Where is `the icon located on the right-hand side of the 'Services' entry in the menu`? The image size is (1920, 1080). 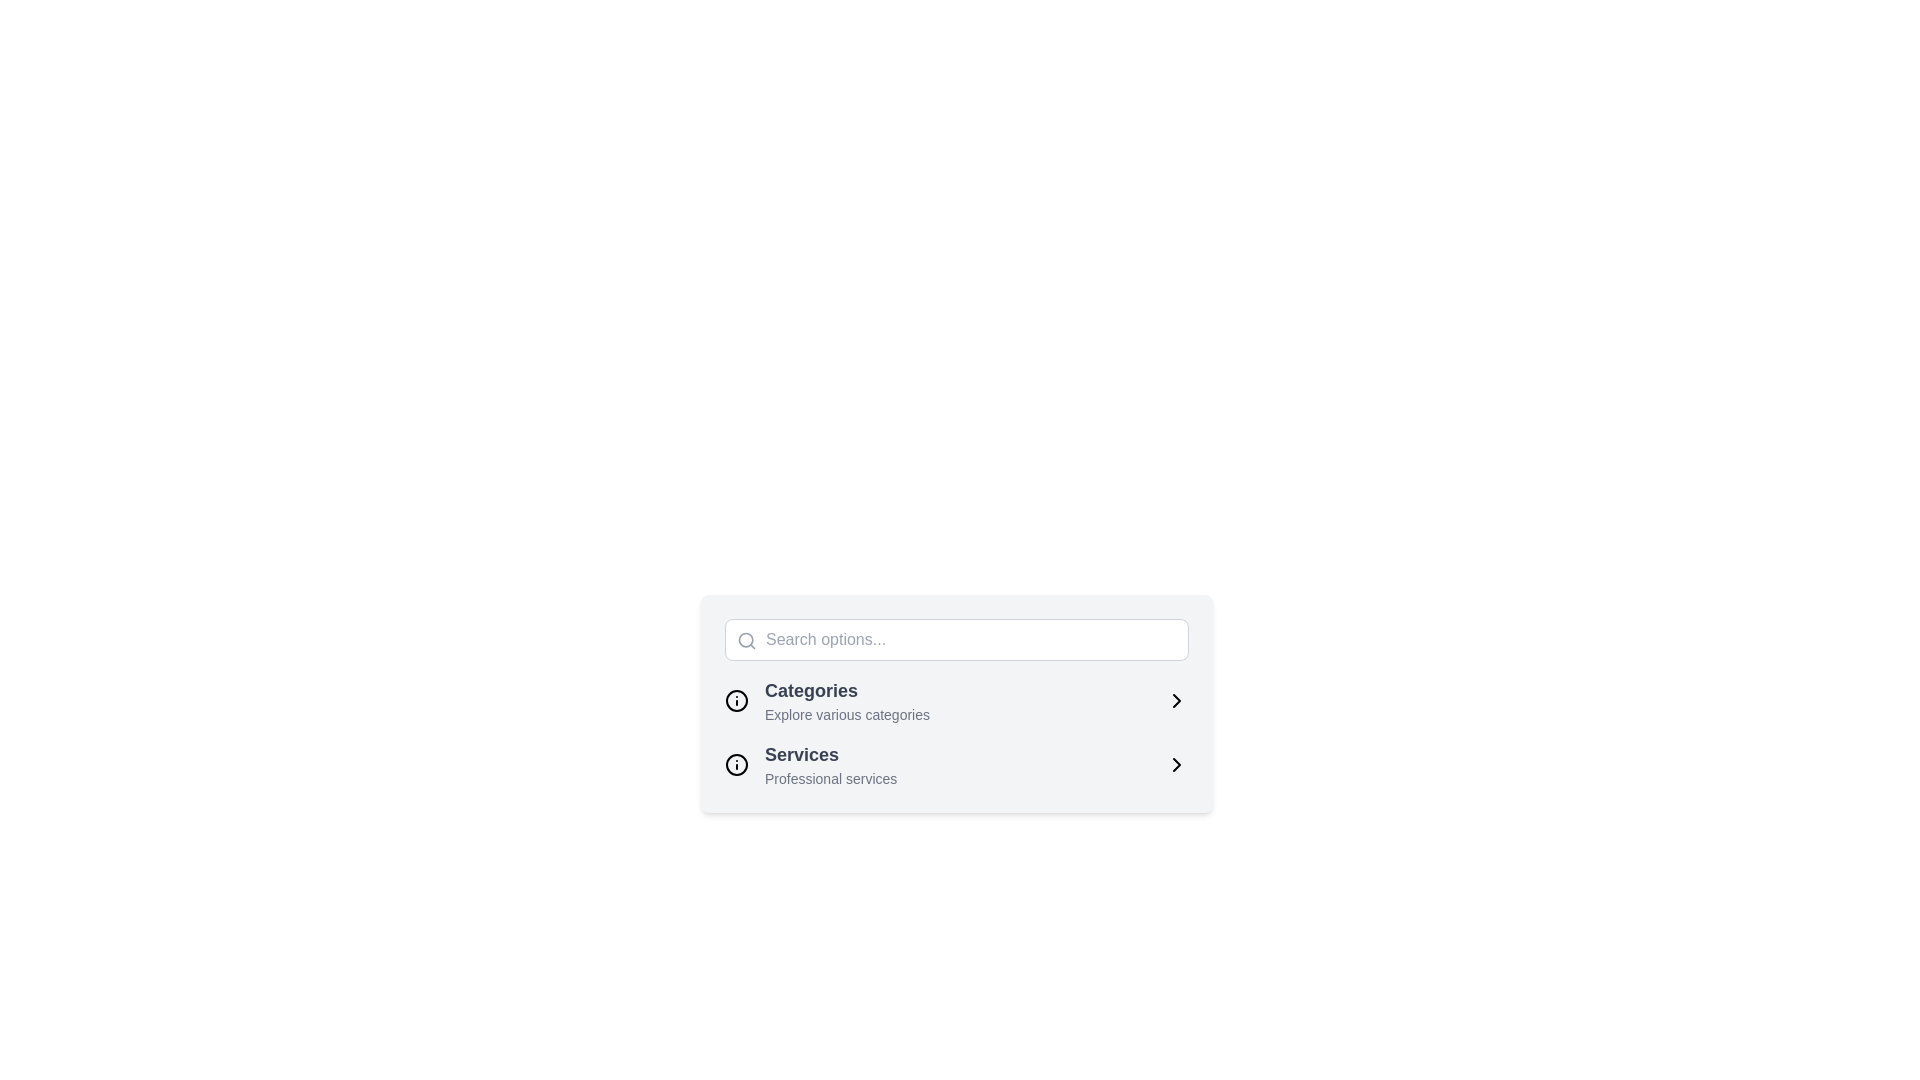 the icon located on the right-hand side of the 'Services' entry in the menu is located at coordinates (1176, 764).